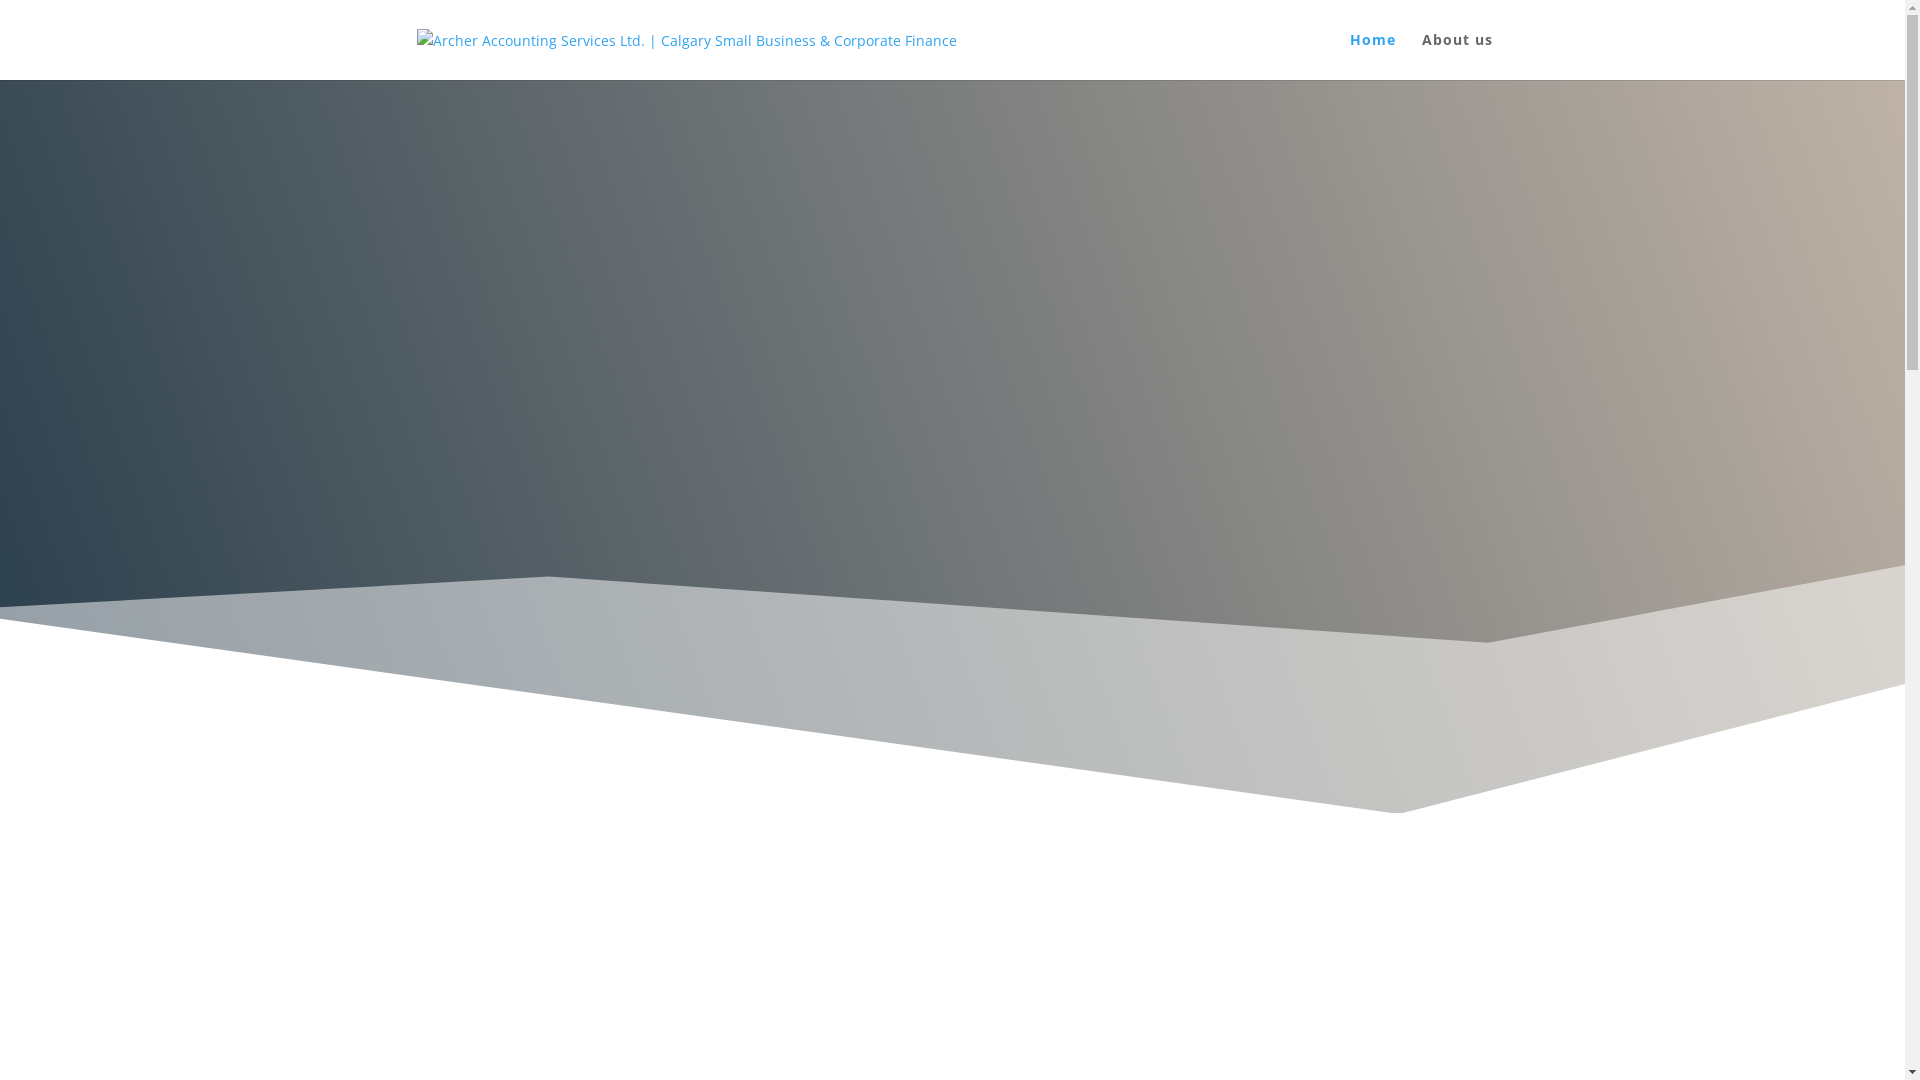  What do you see at coordinates (1457, 55) in the screenshot?
I see `'About us'` at bounding box center [1457, 55].